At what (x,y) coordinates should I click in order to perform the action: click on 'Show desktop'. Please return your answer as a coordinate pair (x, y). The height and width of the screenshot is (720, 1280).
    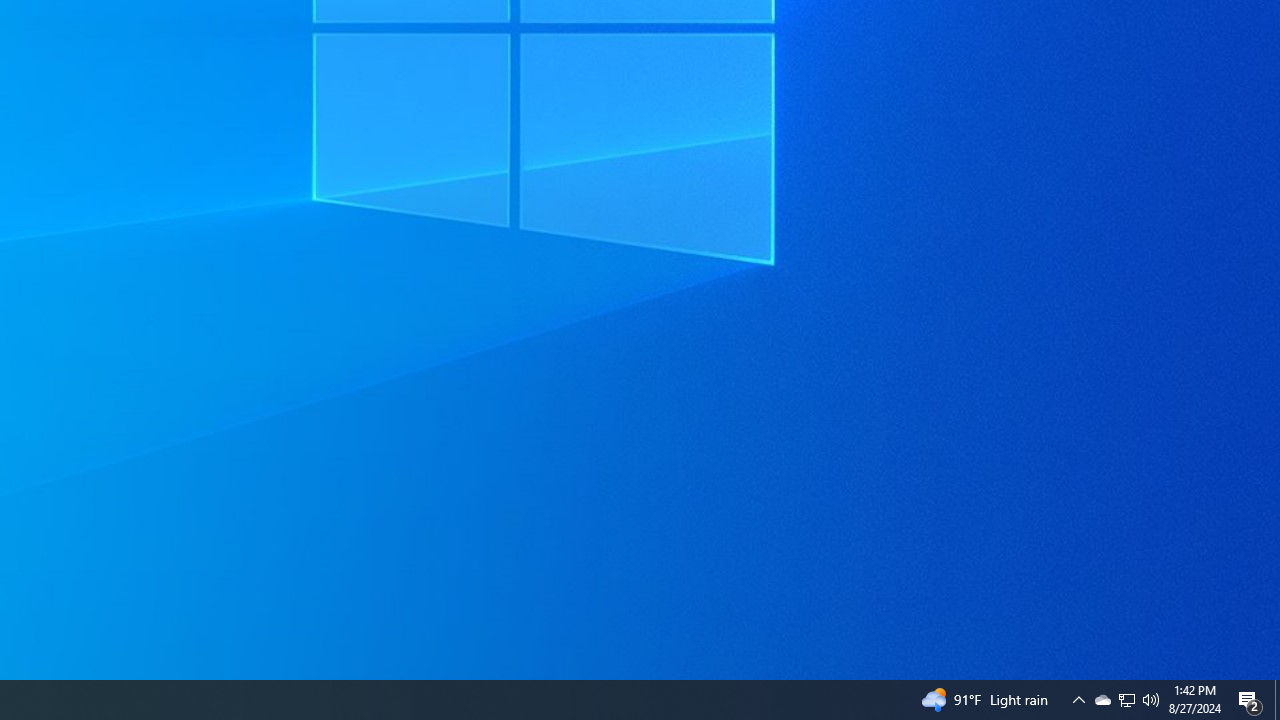
    Looking at the image, I should click on (1276, 698).